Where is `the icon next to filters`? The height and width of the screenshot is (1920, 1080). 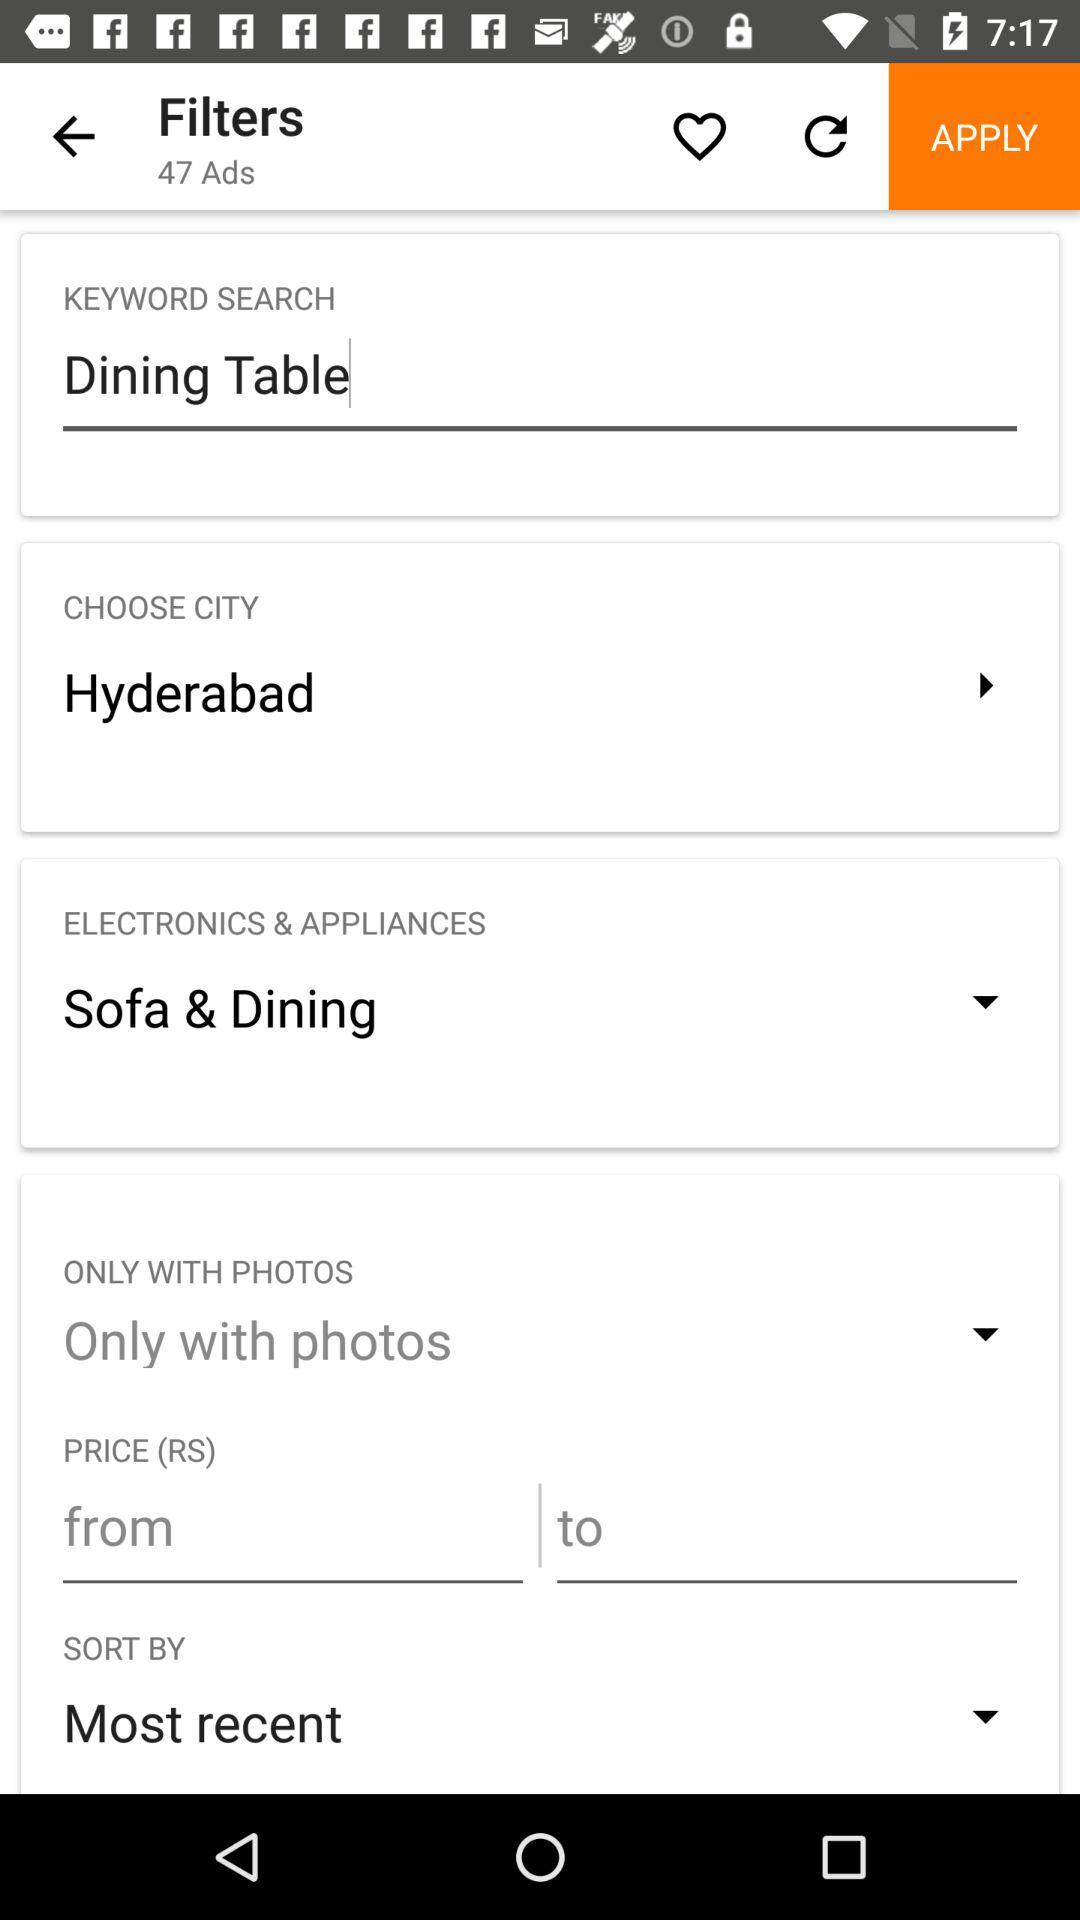
the icon next to filters is located at coordinates (72, 135).